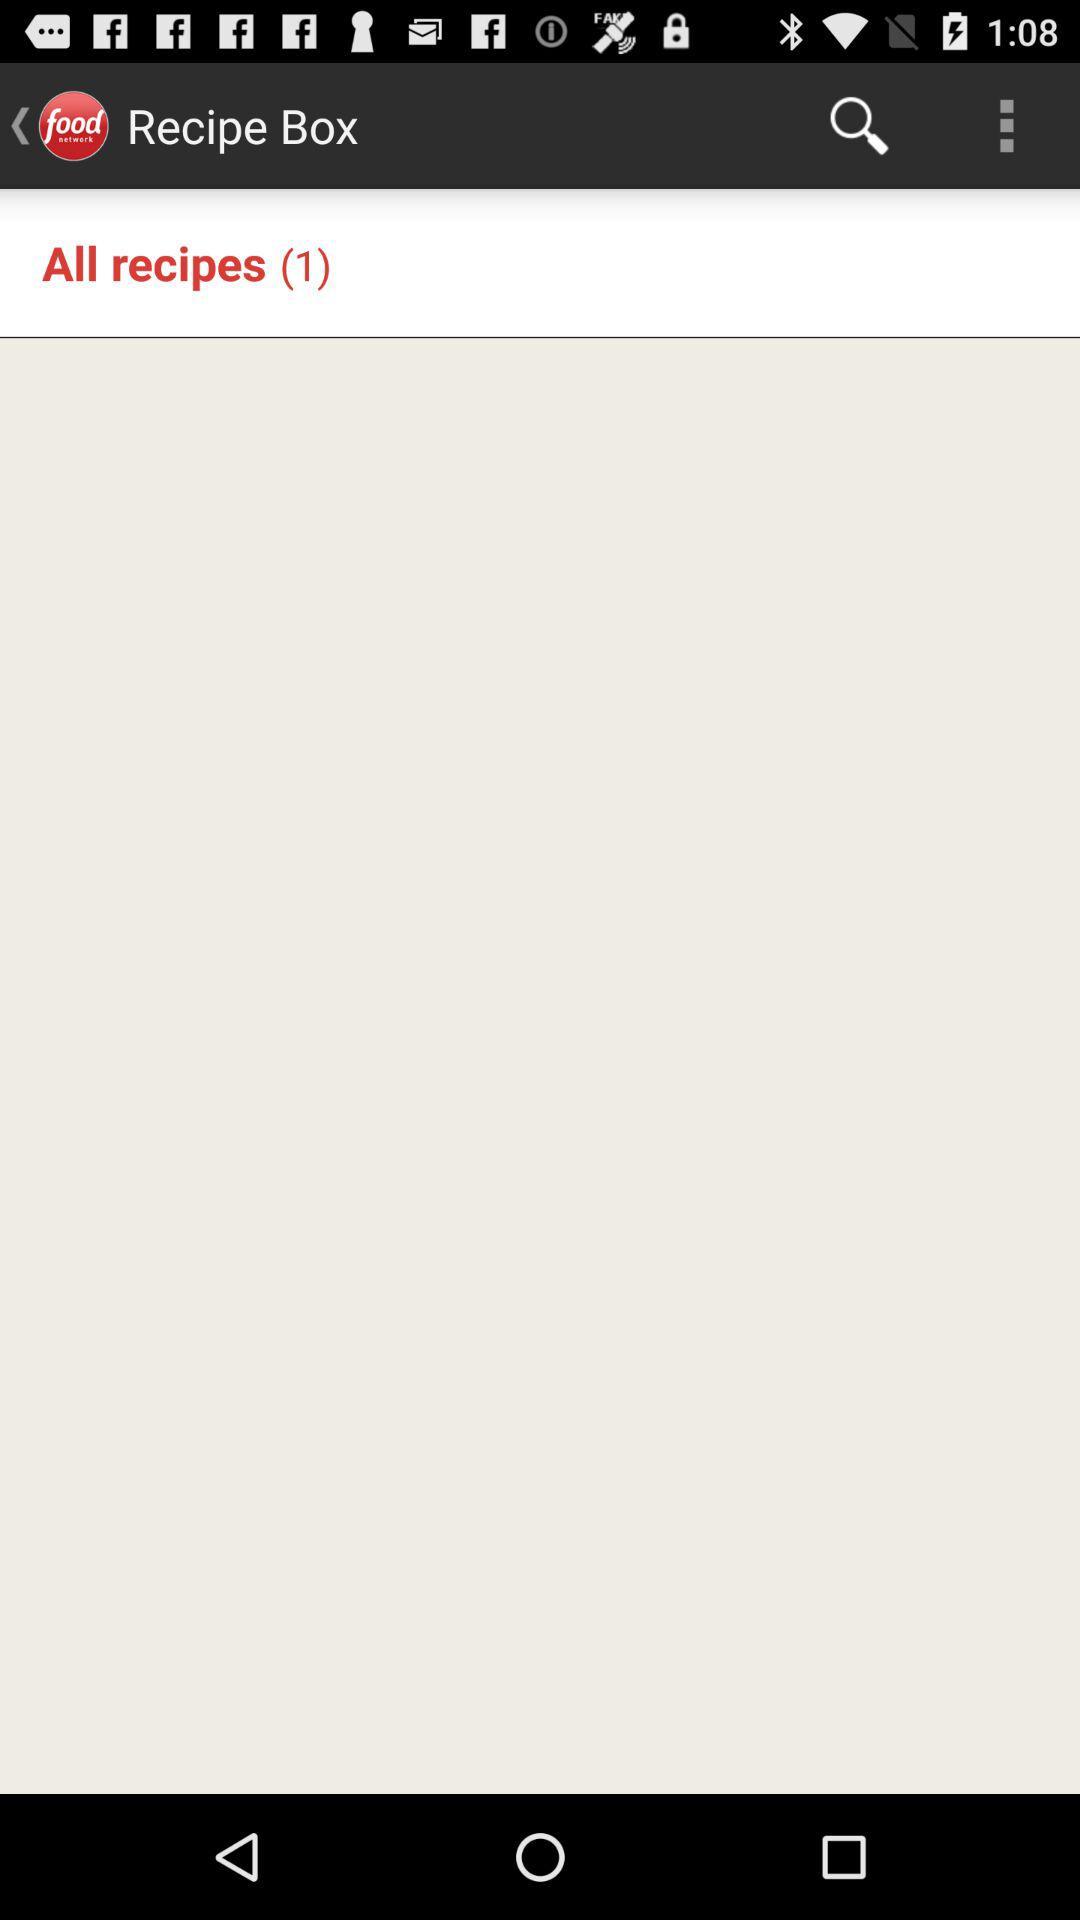 The image size is (1080, 1920). I want to click on (1) item, so click(305, 263).